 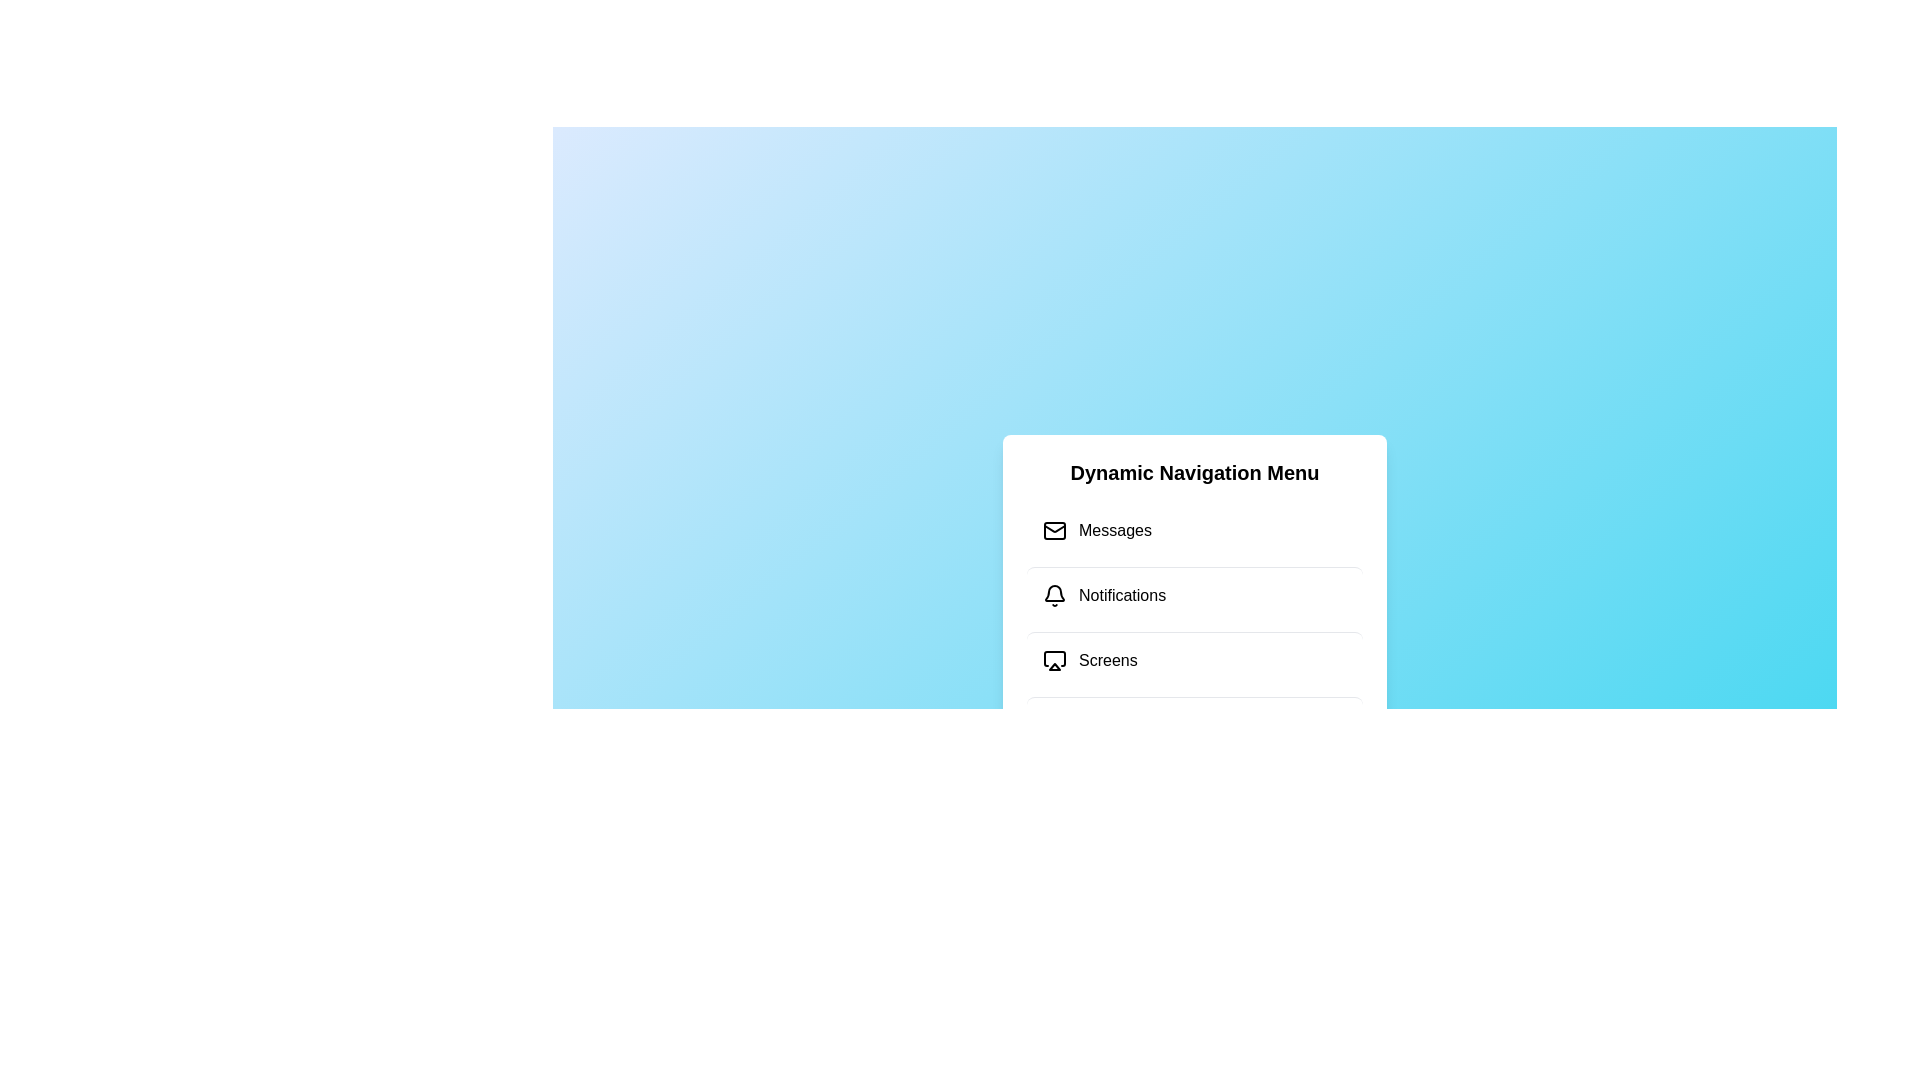 I want to click on the menu item Notifications by clicking on it, so click(x=1195, y=594).